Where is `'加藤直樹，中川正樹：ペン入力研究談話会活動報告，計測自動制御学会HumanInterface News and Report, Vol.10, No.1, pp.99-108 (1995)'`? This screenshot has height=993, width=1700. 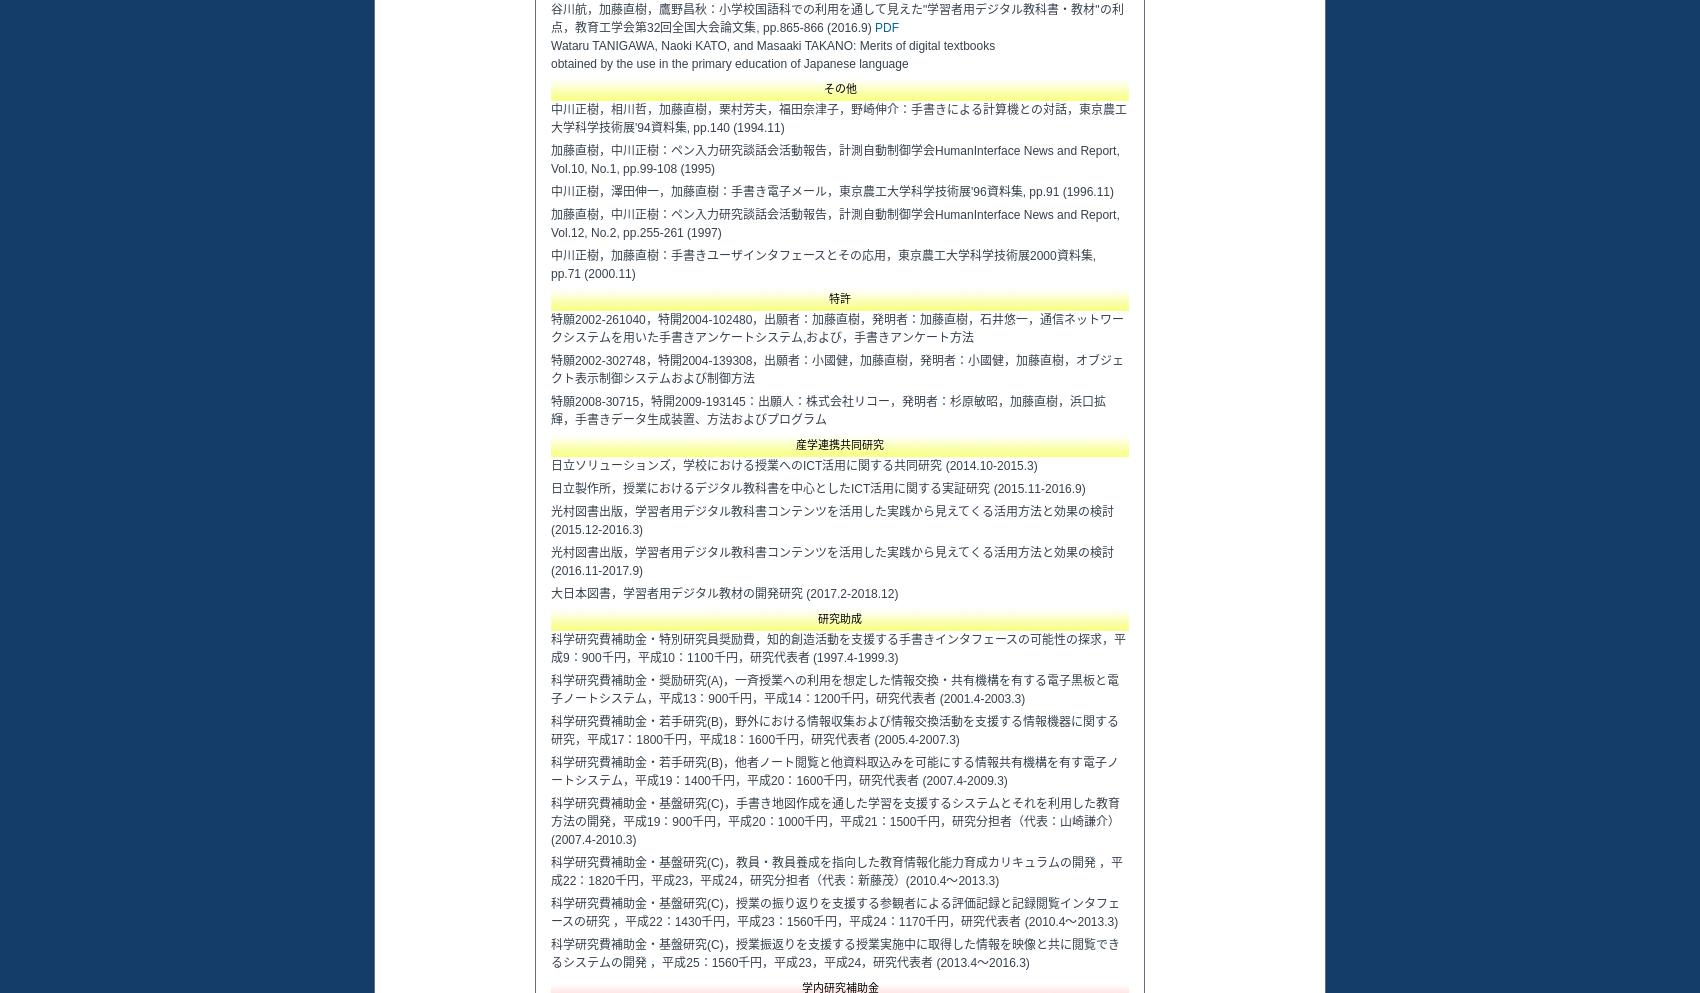
'加藤直樹，中川正樹：ペン入力研究談話会活動報告，計測自動制御学会HumanInterface News and Report, Vol.10, No.1, pp.99-108 (1995)' is located at coordinates (834, 158).